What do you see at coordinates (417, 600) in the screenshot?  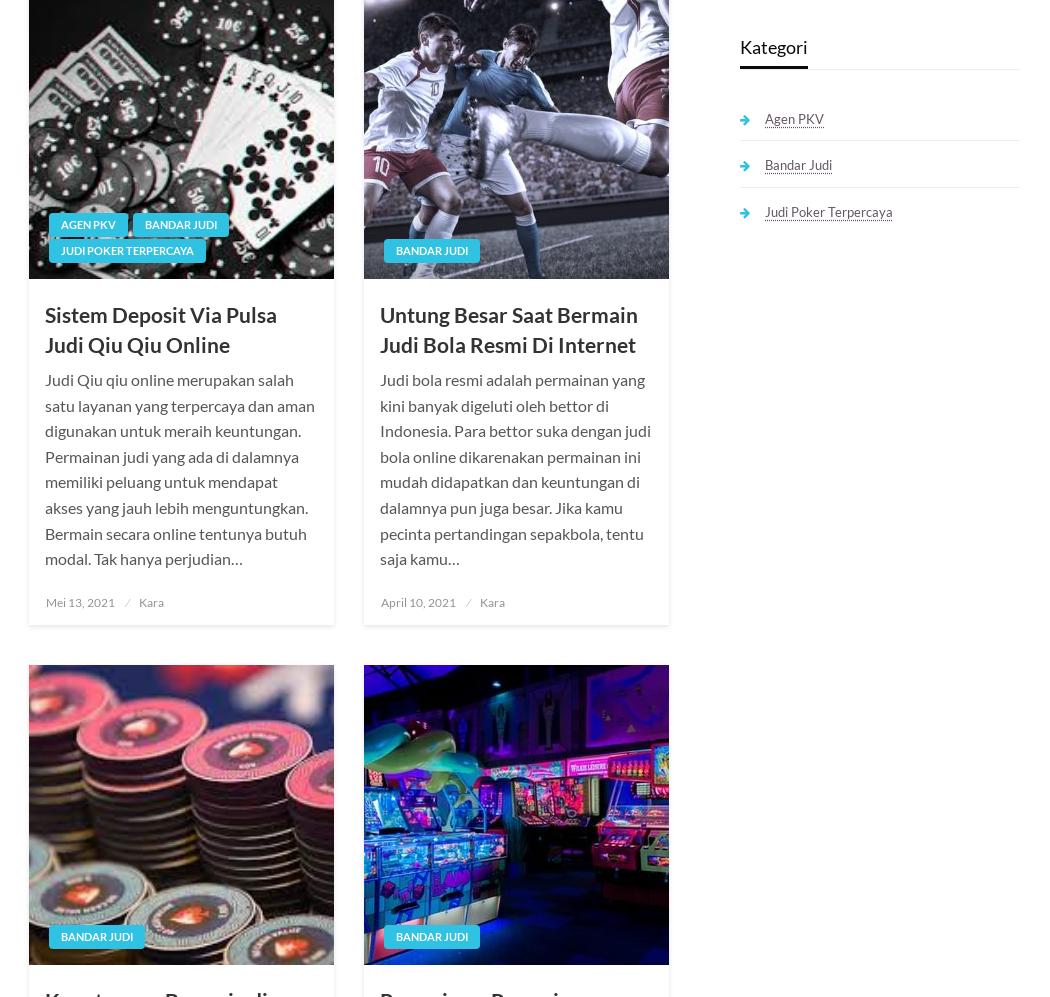 I see `'April 10, 2021'` at bounding box center [417, 600].